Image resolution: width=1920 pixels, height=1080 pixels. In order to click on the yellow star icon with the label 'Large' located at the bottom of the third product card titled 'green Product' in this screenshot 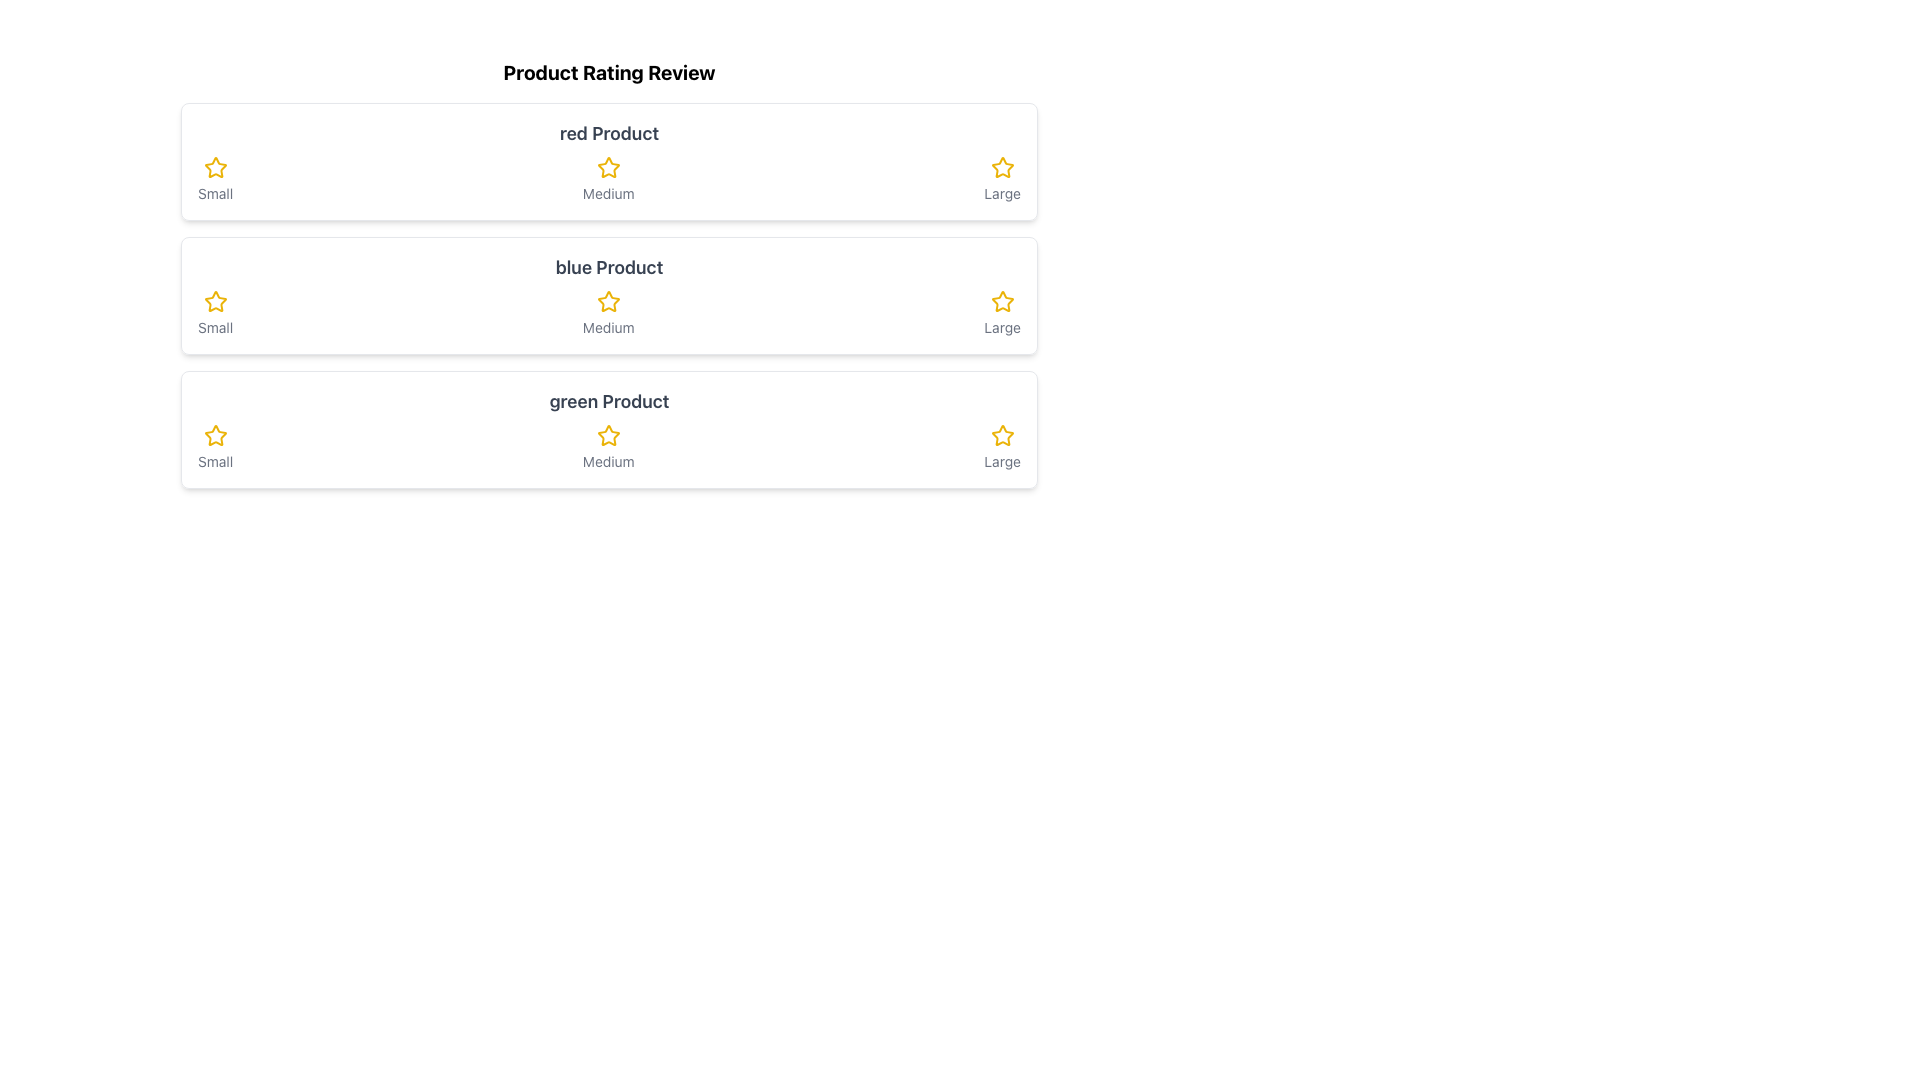, I will do `click(1002, 446)`.